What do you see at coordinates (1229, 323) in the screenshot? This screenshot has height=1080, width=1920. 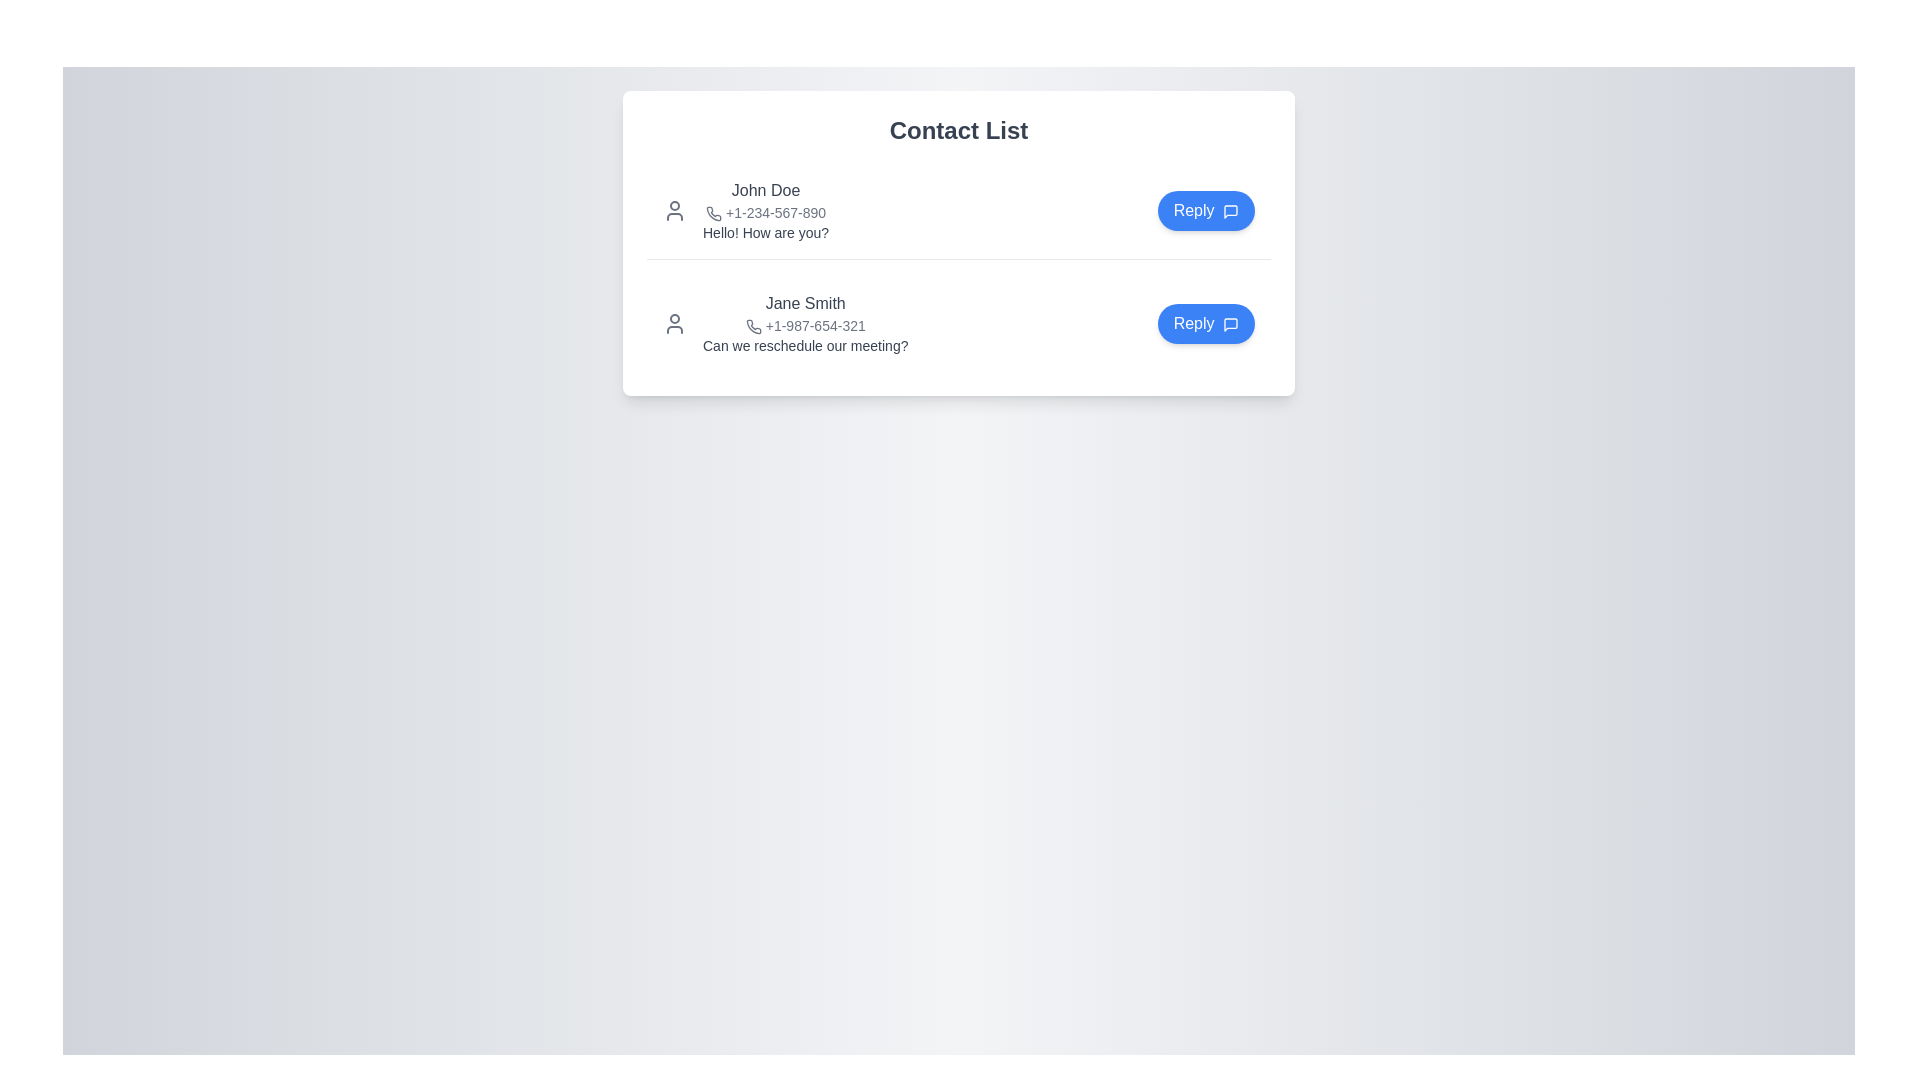 I see `the SVG-based reply icon located within the 'Reply' button in the contact list for 'Jane Smith', which visually reinforces the reply action` at bounding box center [1229, 323].